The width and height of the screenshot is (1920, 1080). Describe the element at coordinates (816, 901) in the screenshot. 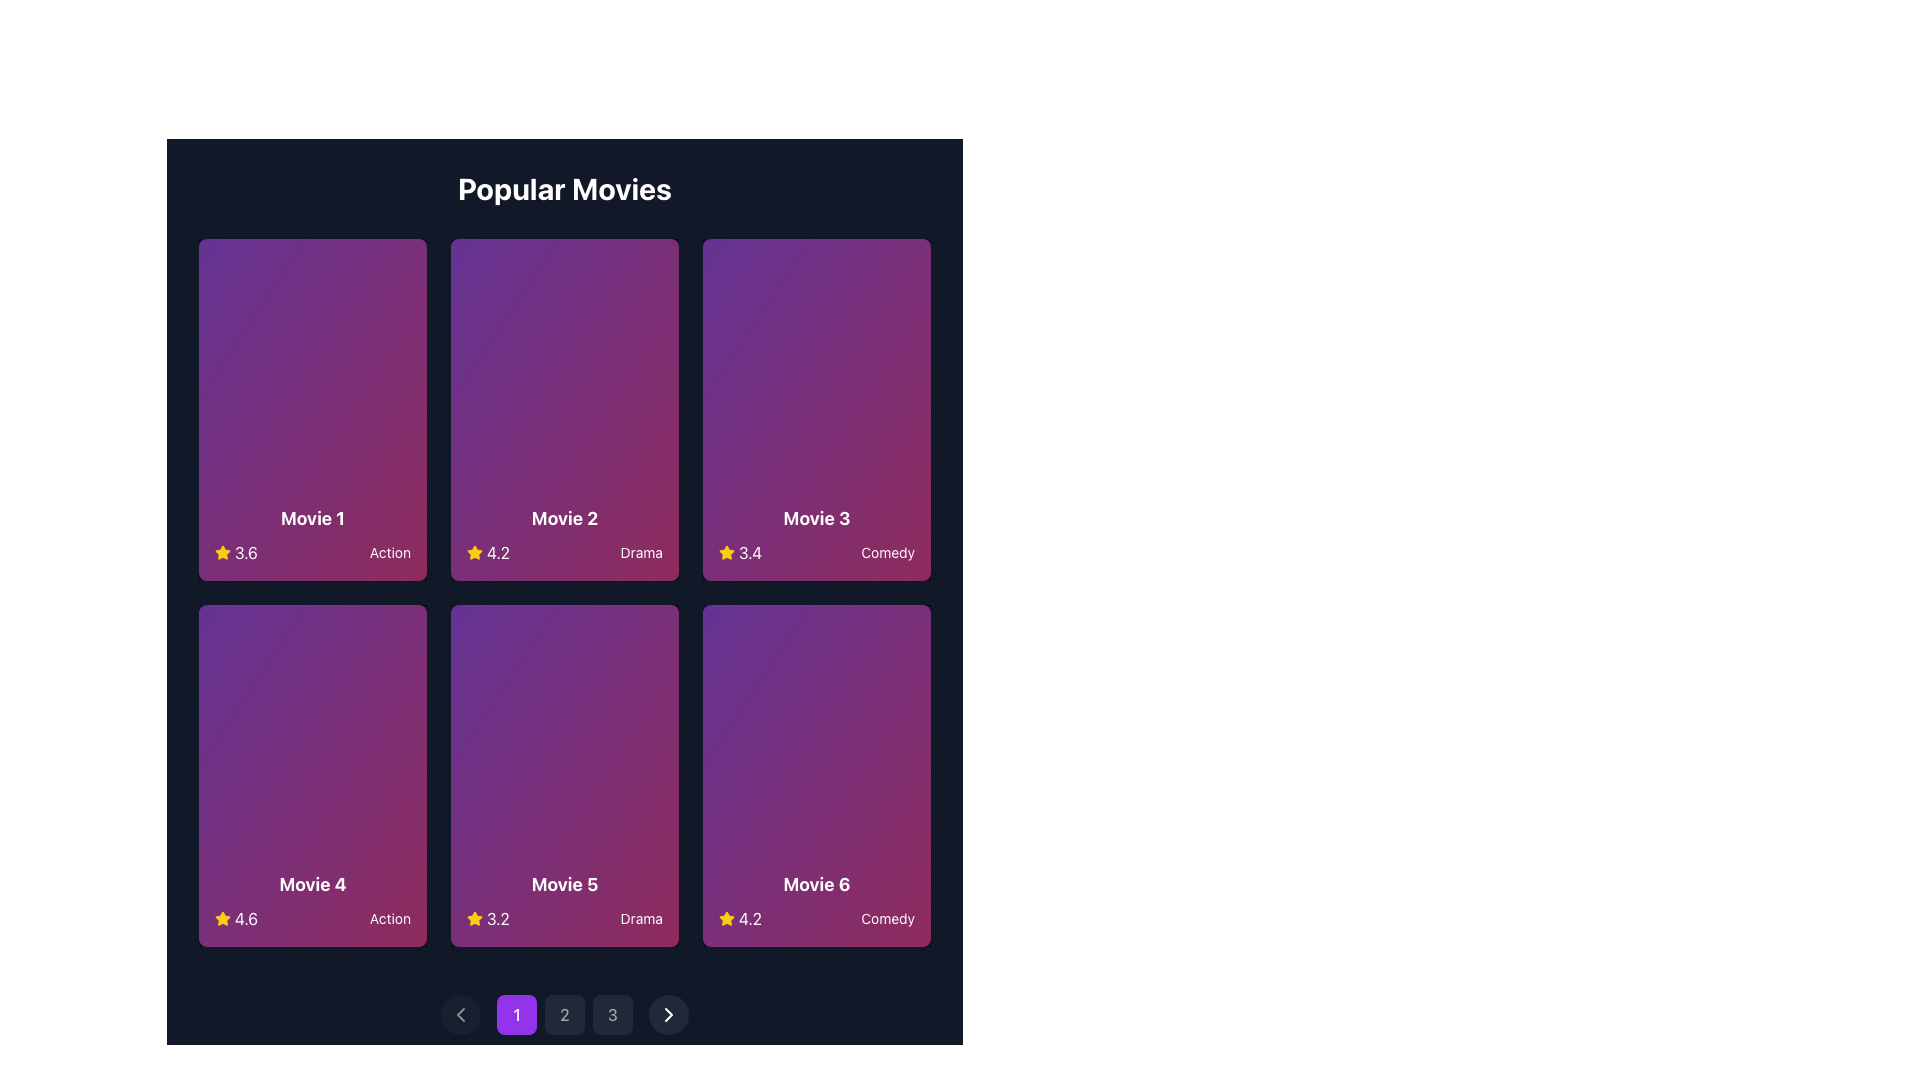

I see `the informational element at the bottom of the card for 'Movie 6' in the grid layout` at that location.